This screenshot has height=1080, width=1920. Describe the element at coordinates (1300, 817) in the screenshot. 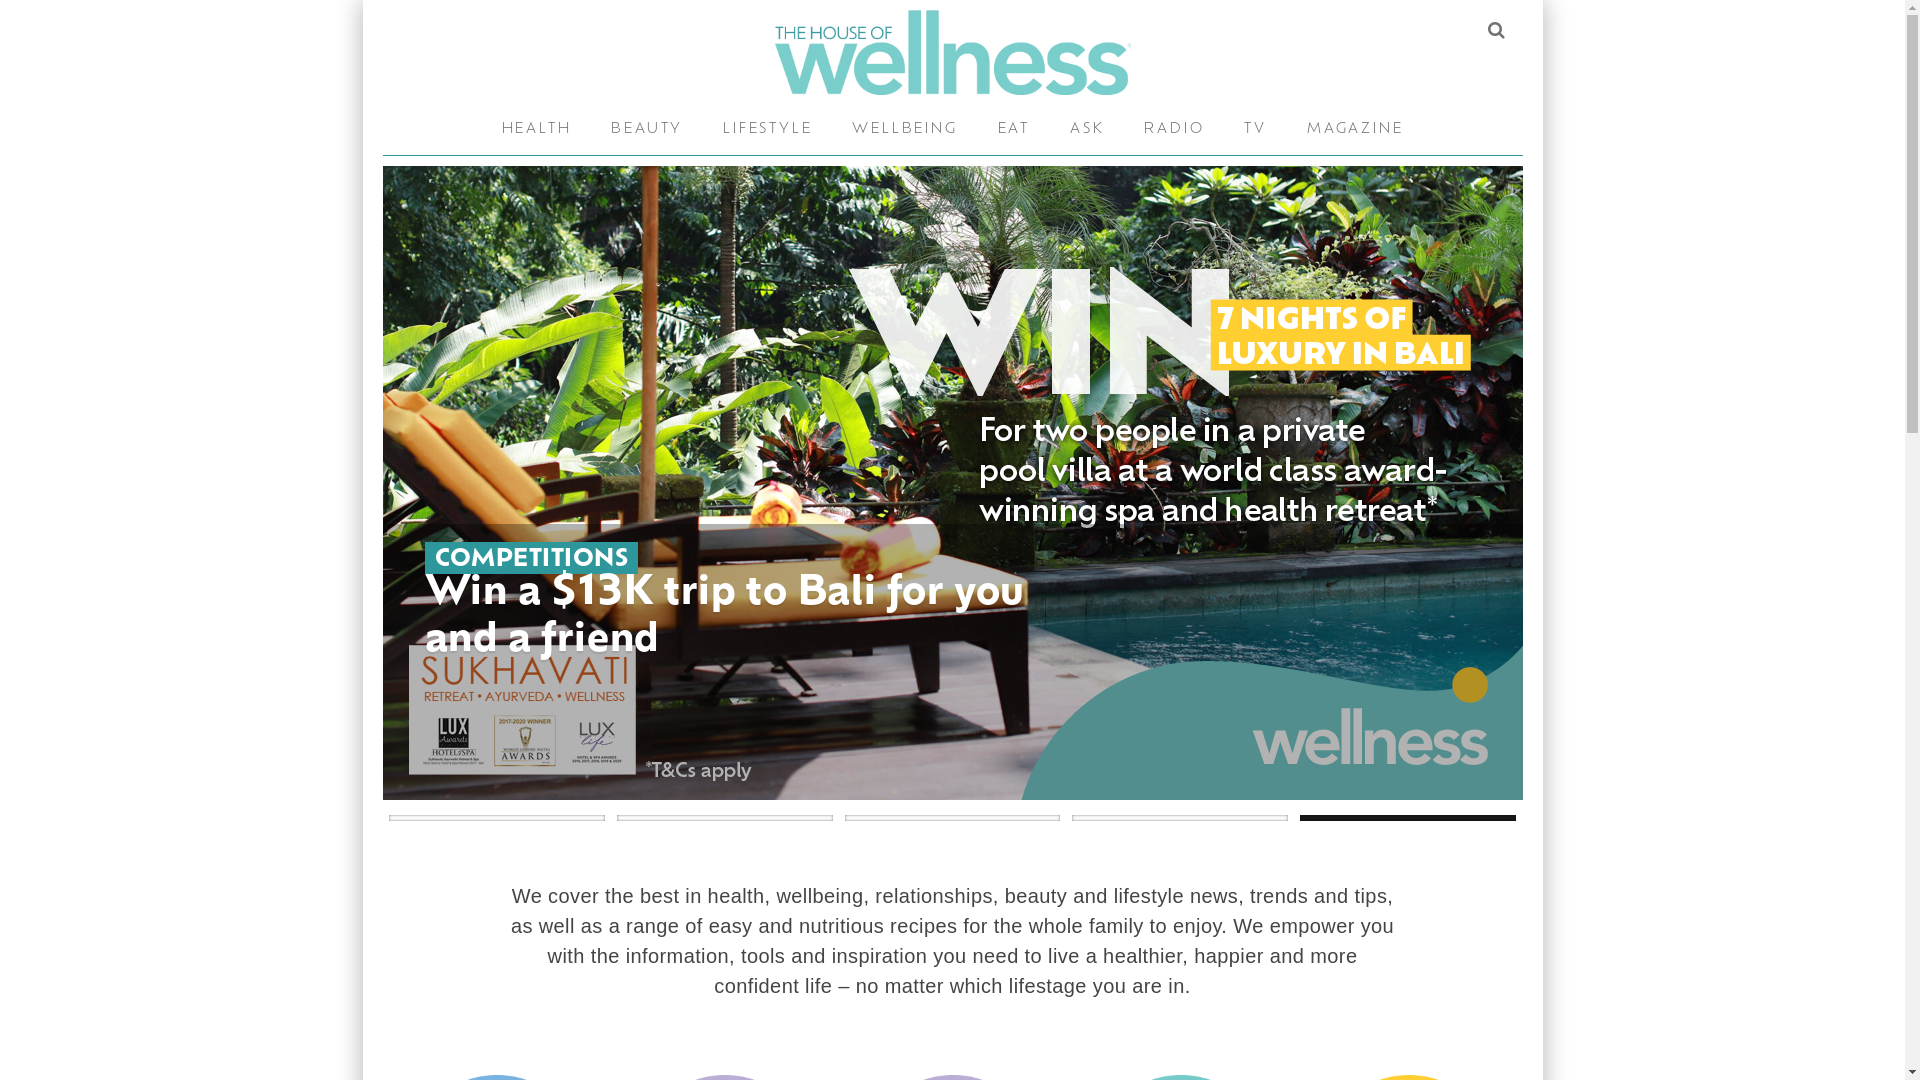

I see `'5'` at that location.